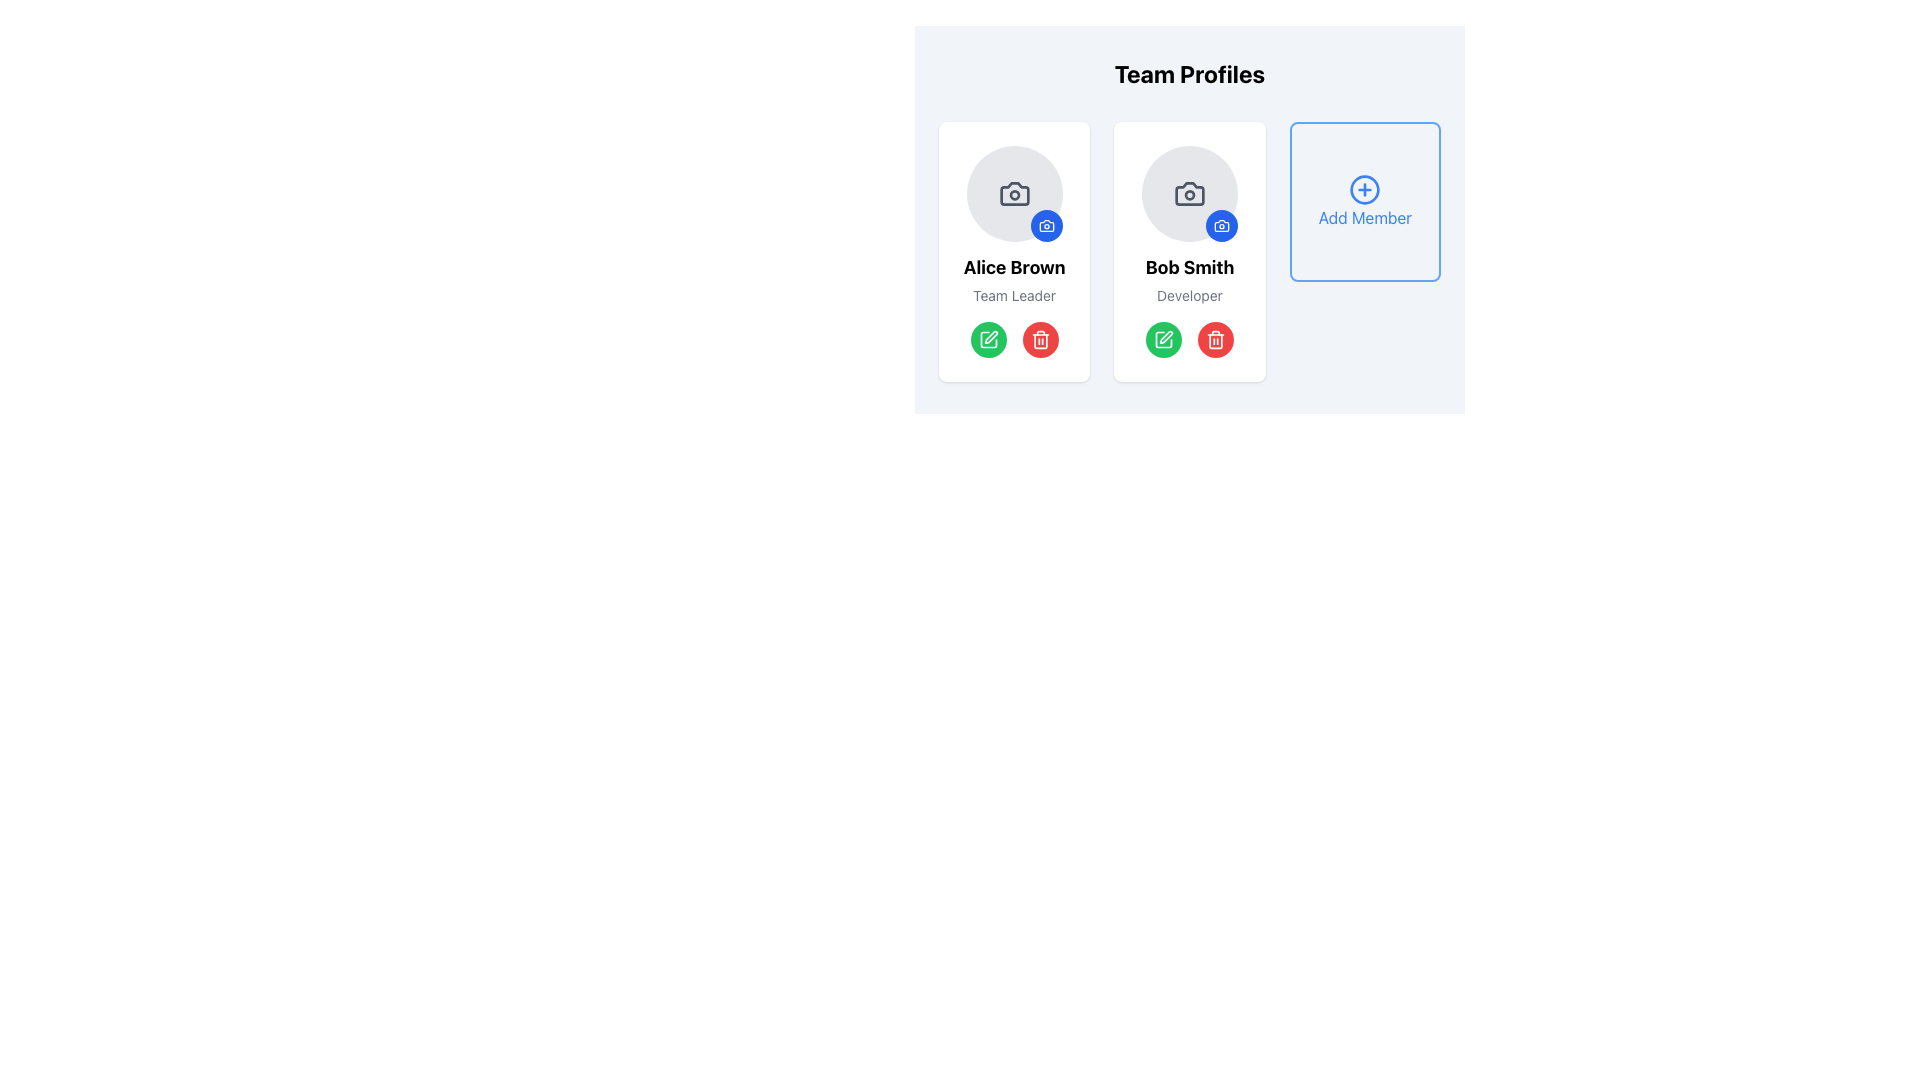 This screenshot has height=1080, width=1920. Describe the element at coordinates (1364, 189) in the screenshot. I see `the circular icon with a blue outlined plus sign in the center of the 'Add Member' button located in the 'Team Profiles' section via keyboard navigation` at that location.